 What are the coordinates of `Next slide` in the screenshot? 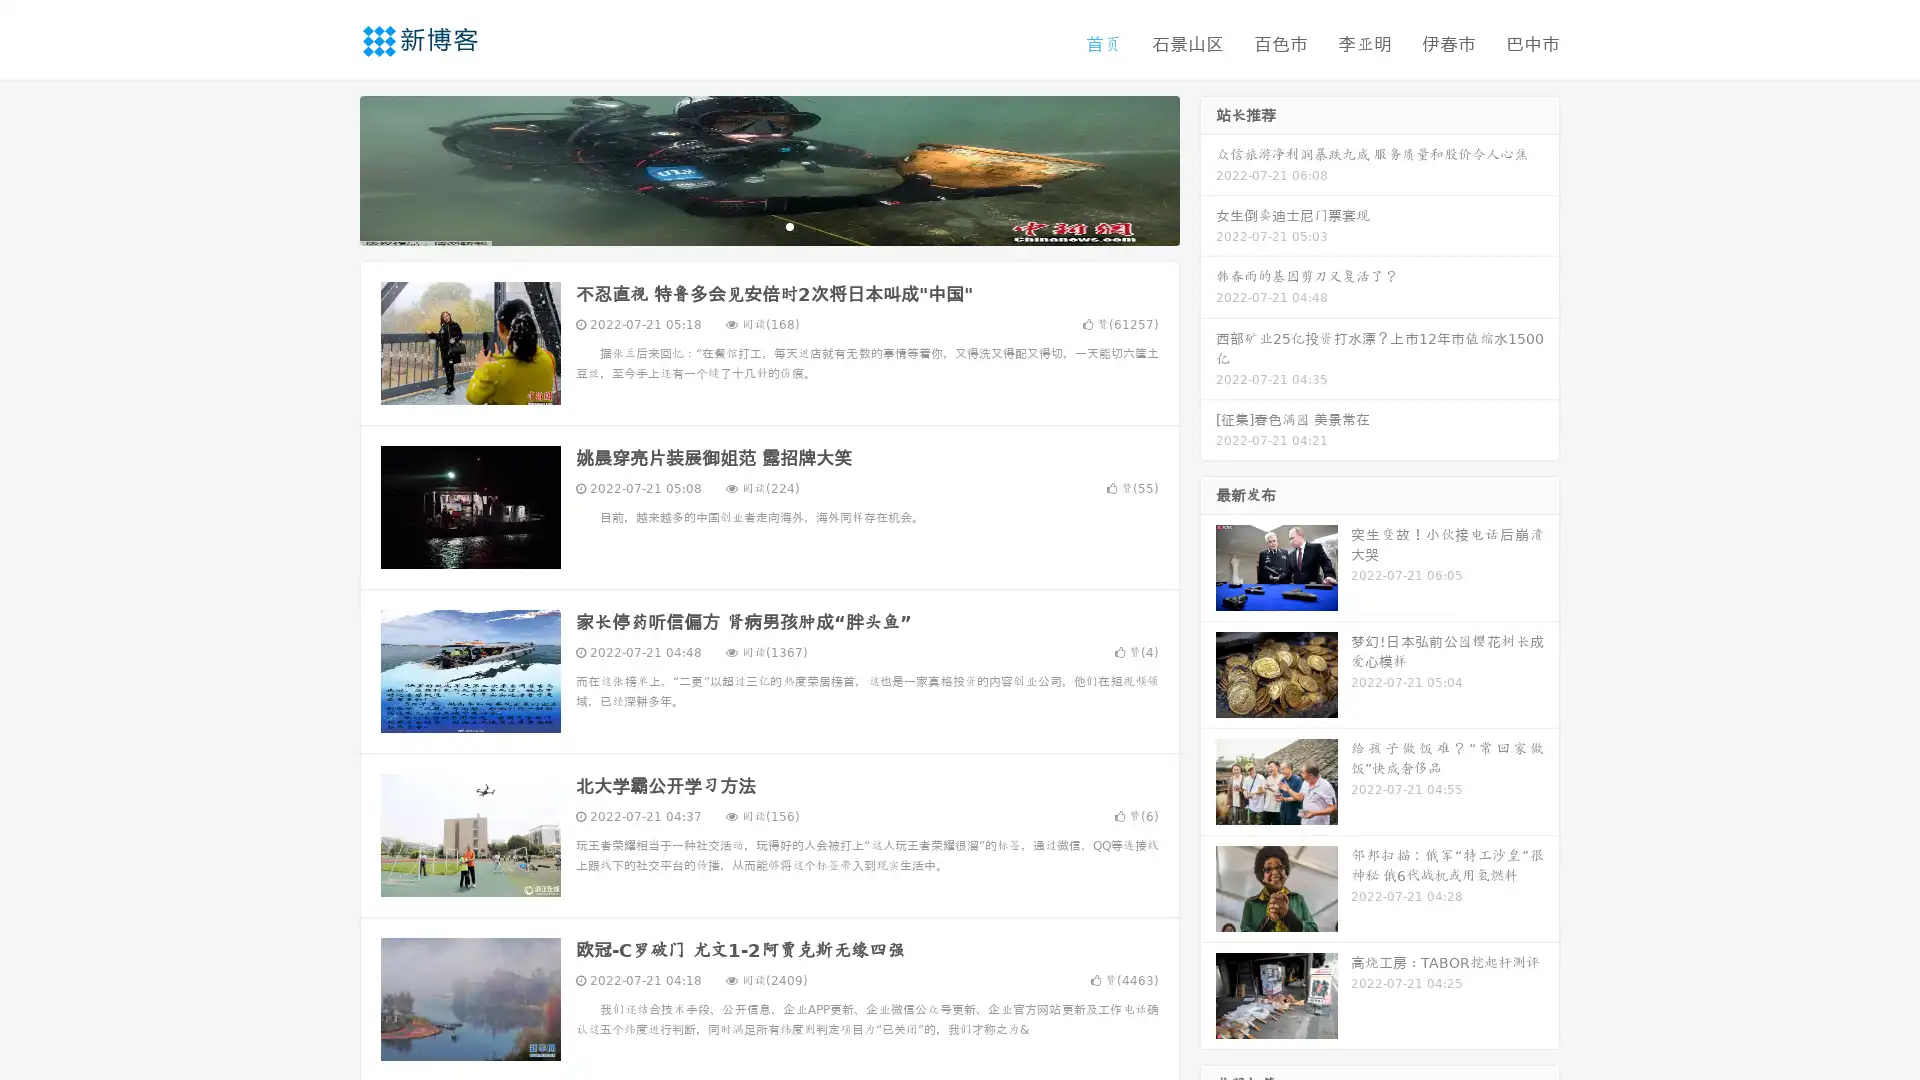 It's located at (1208, 168).